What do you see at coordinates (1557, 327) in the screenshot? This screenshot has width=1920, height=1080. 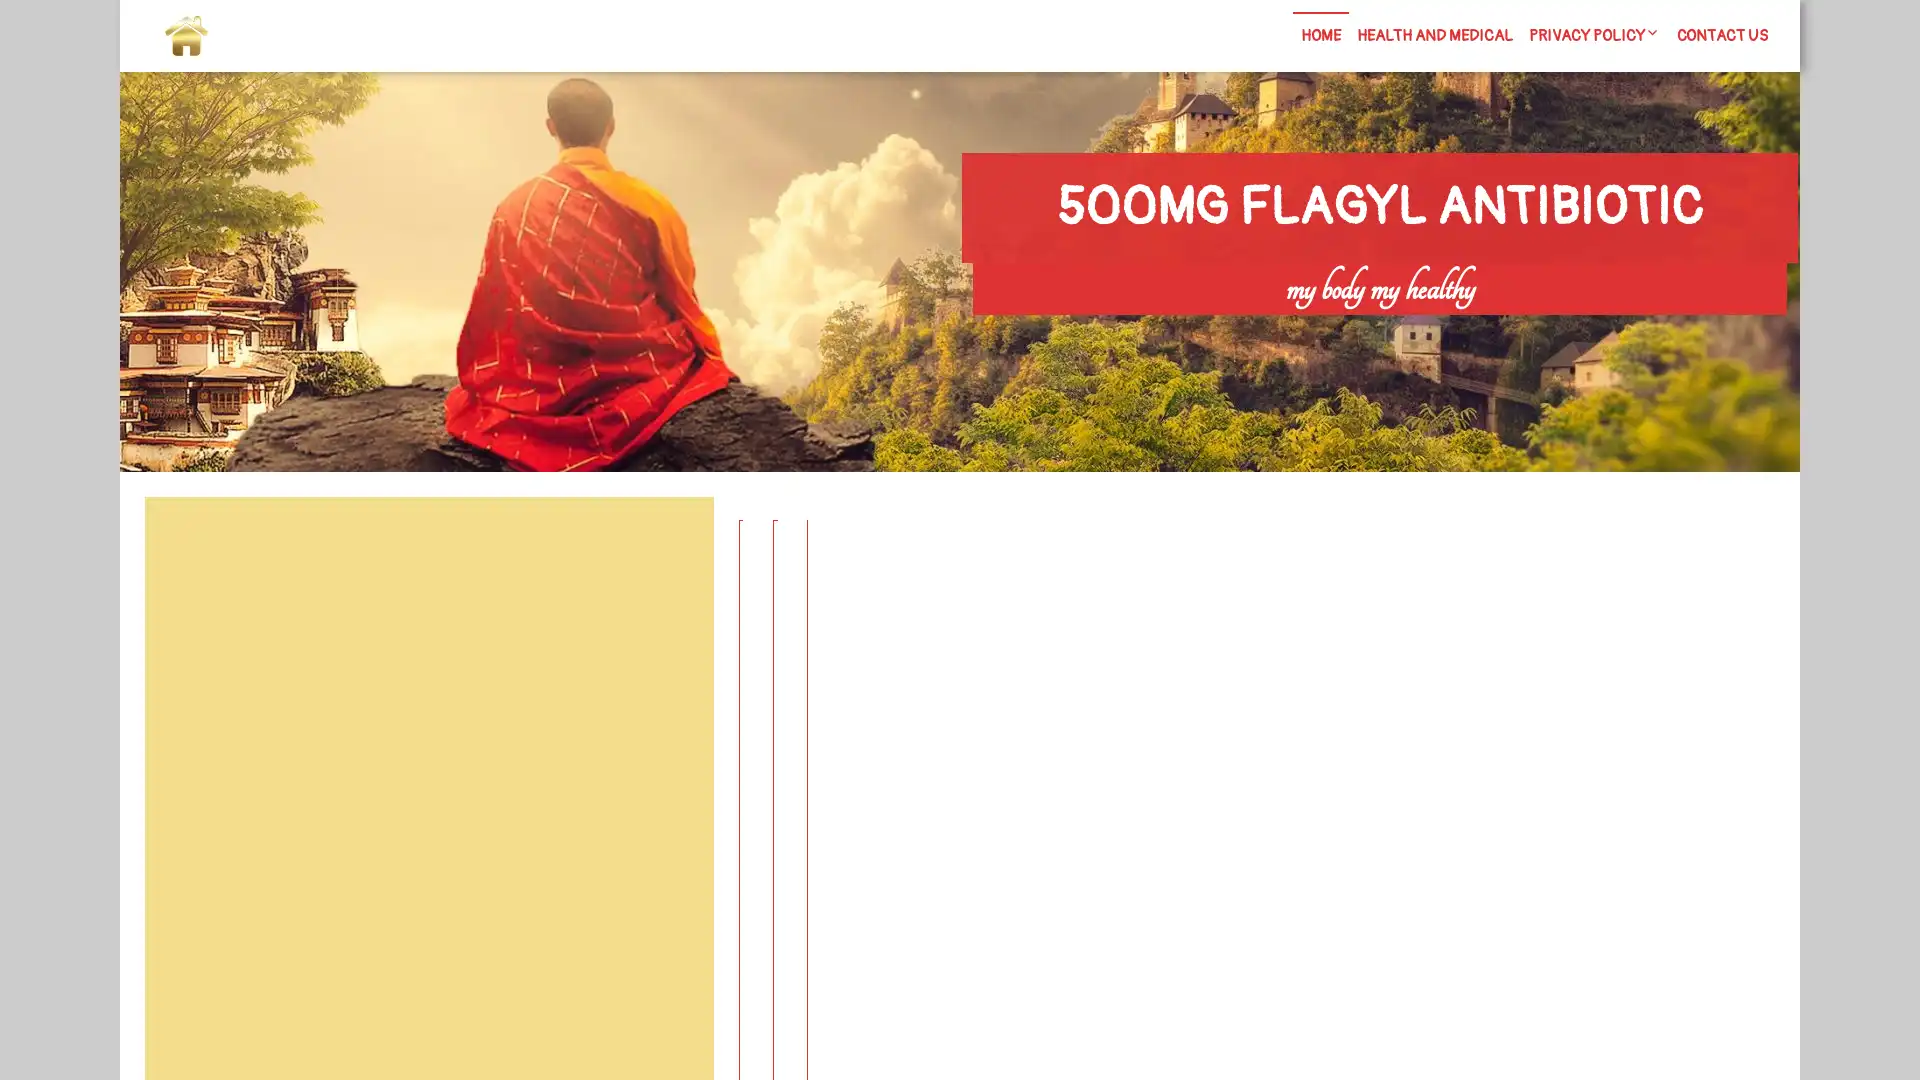 I see `Search` at bounding box center [1557, 327].